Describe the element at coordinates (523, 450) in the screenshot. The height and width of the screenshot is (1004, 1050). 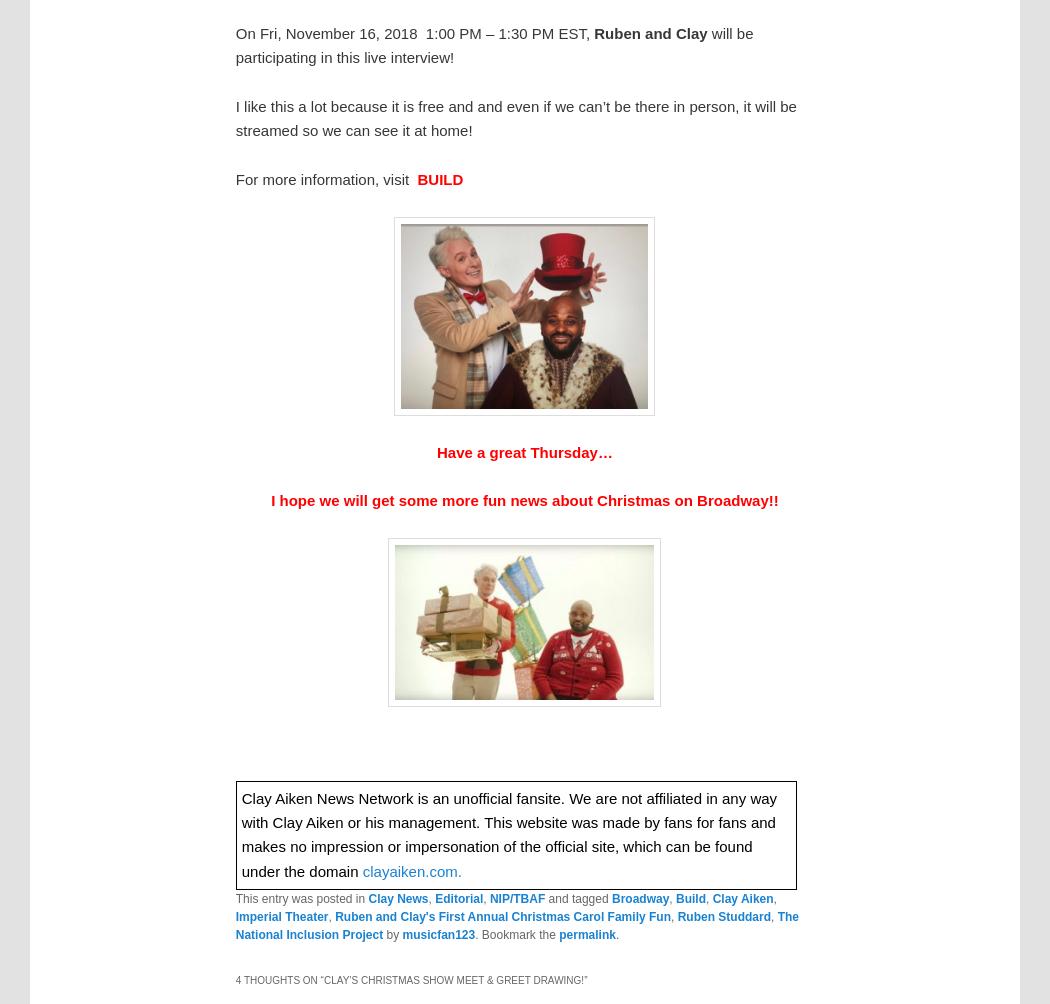
I see `'Have a great Thursday…'` at that location.